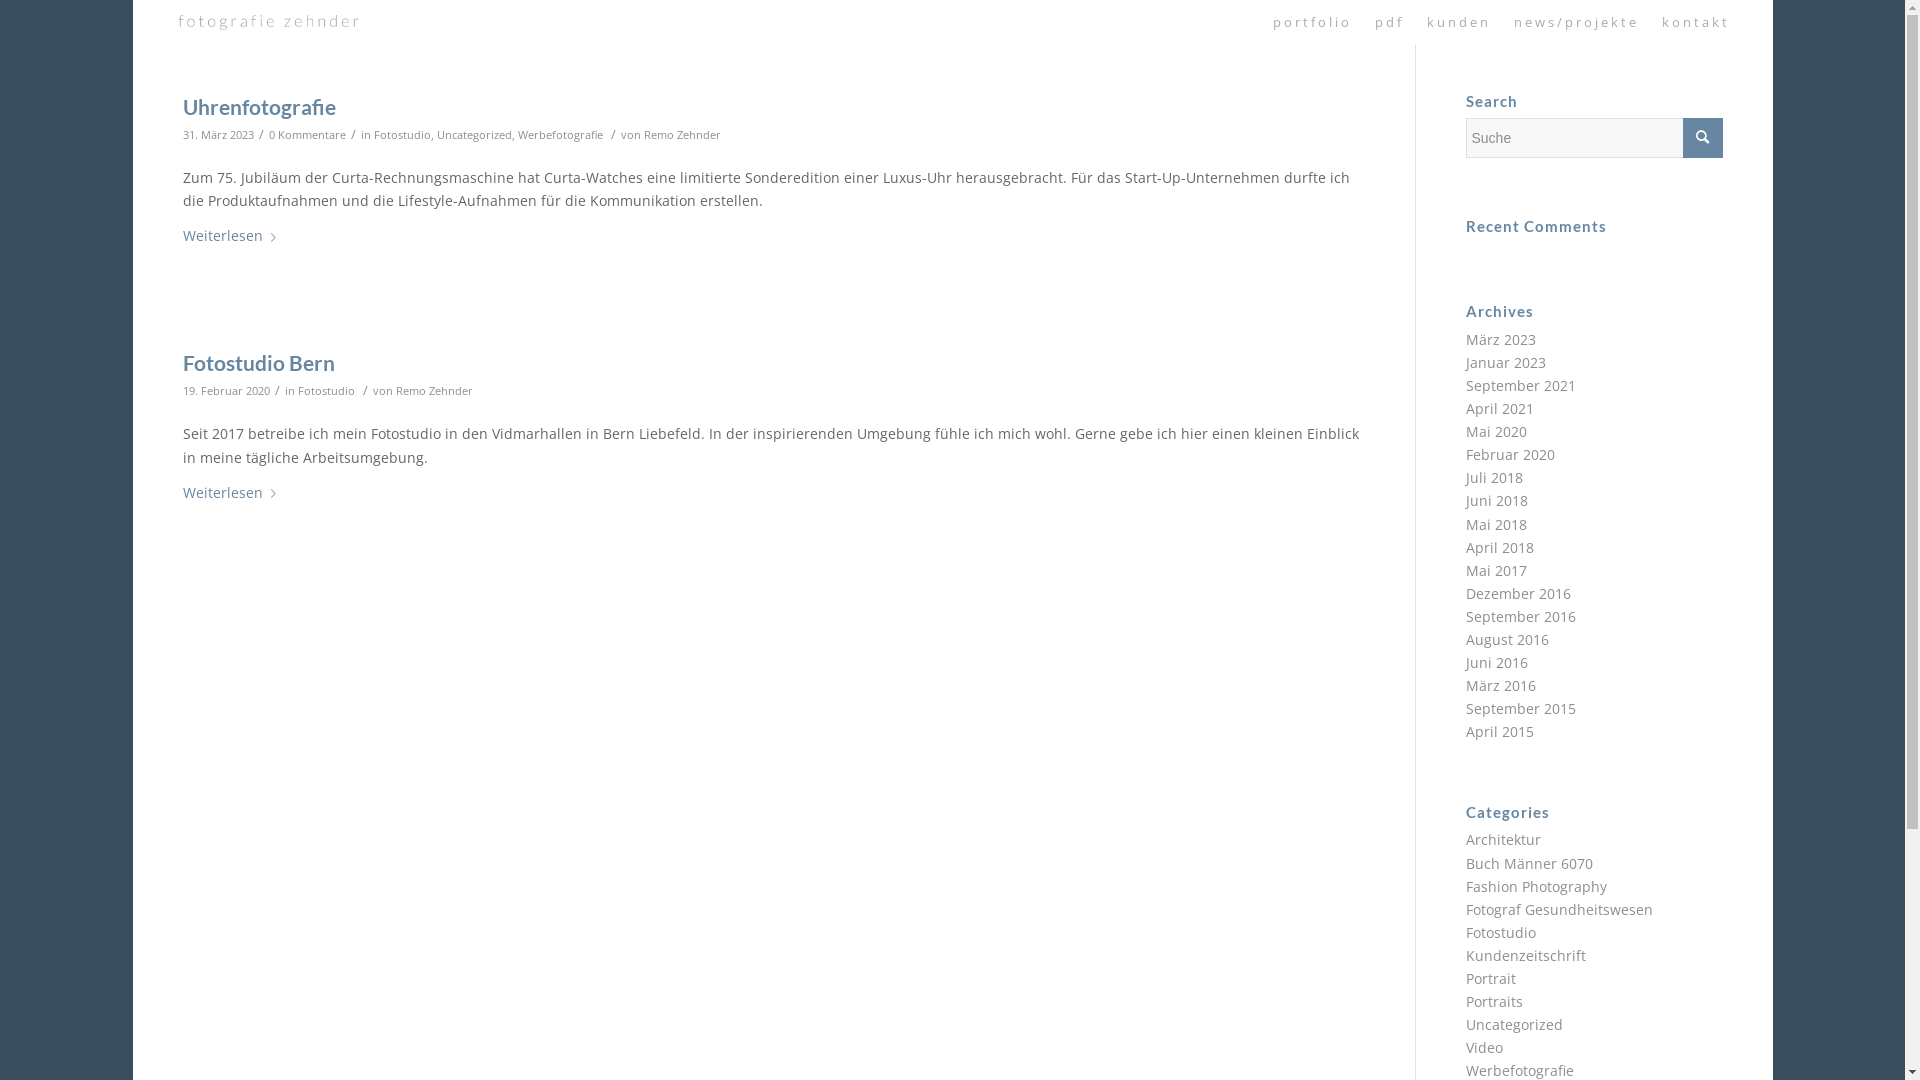 The width and height of the screenshot is (1920, 1080). I want to click on 'Kundenzeitschrift', so click(1525, 954).